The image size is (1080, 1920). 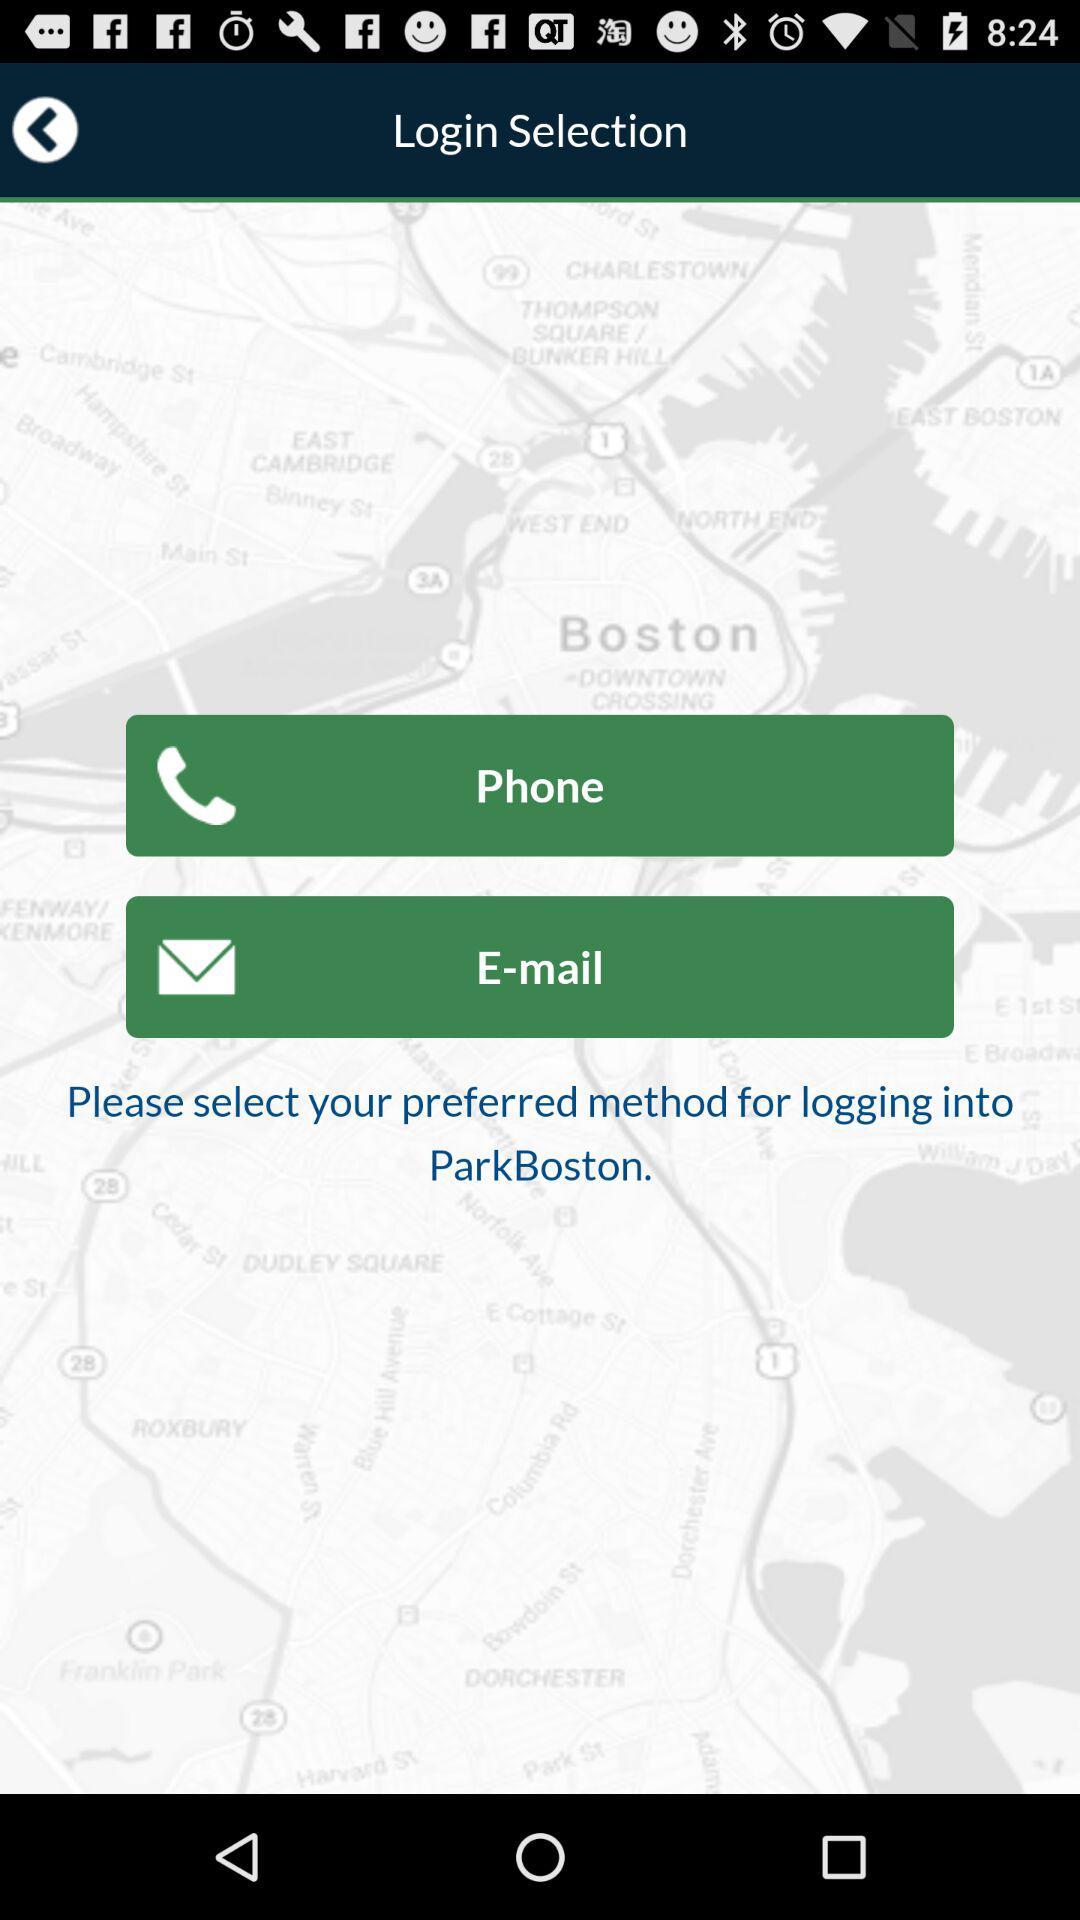 I want to click on the arrow_backward icon, so click(x=45, y=137).